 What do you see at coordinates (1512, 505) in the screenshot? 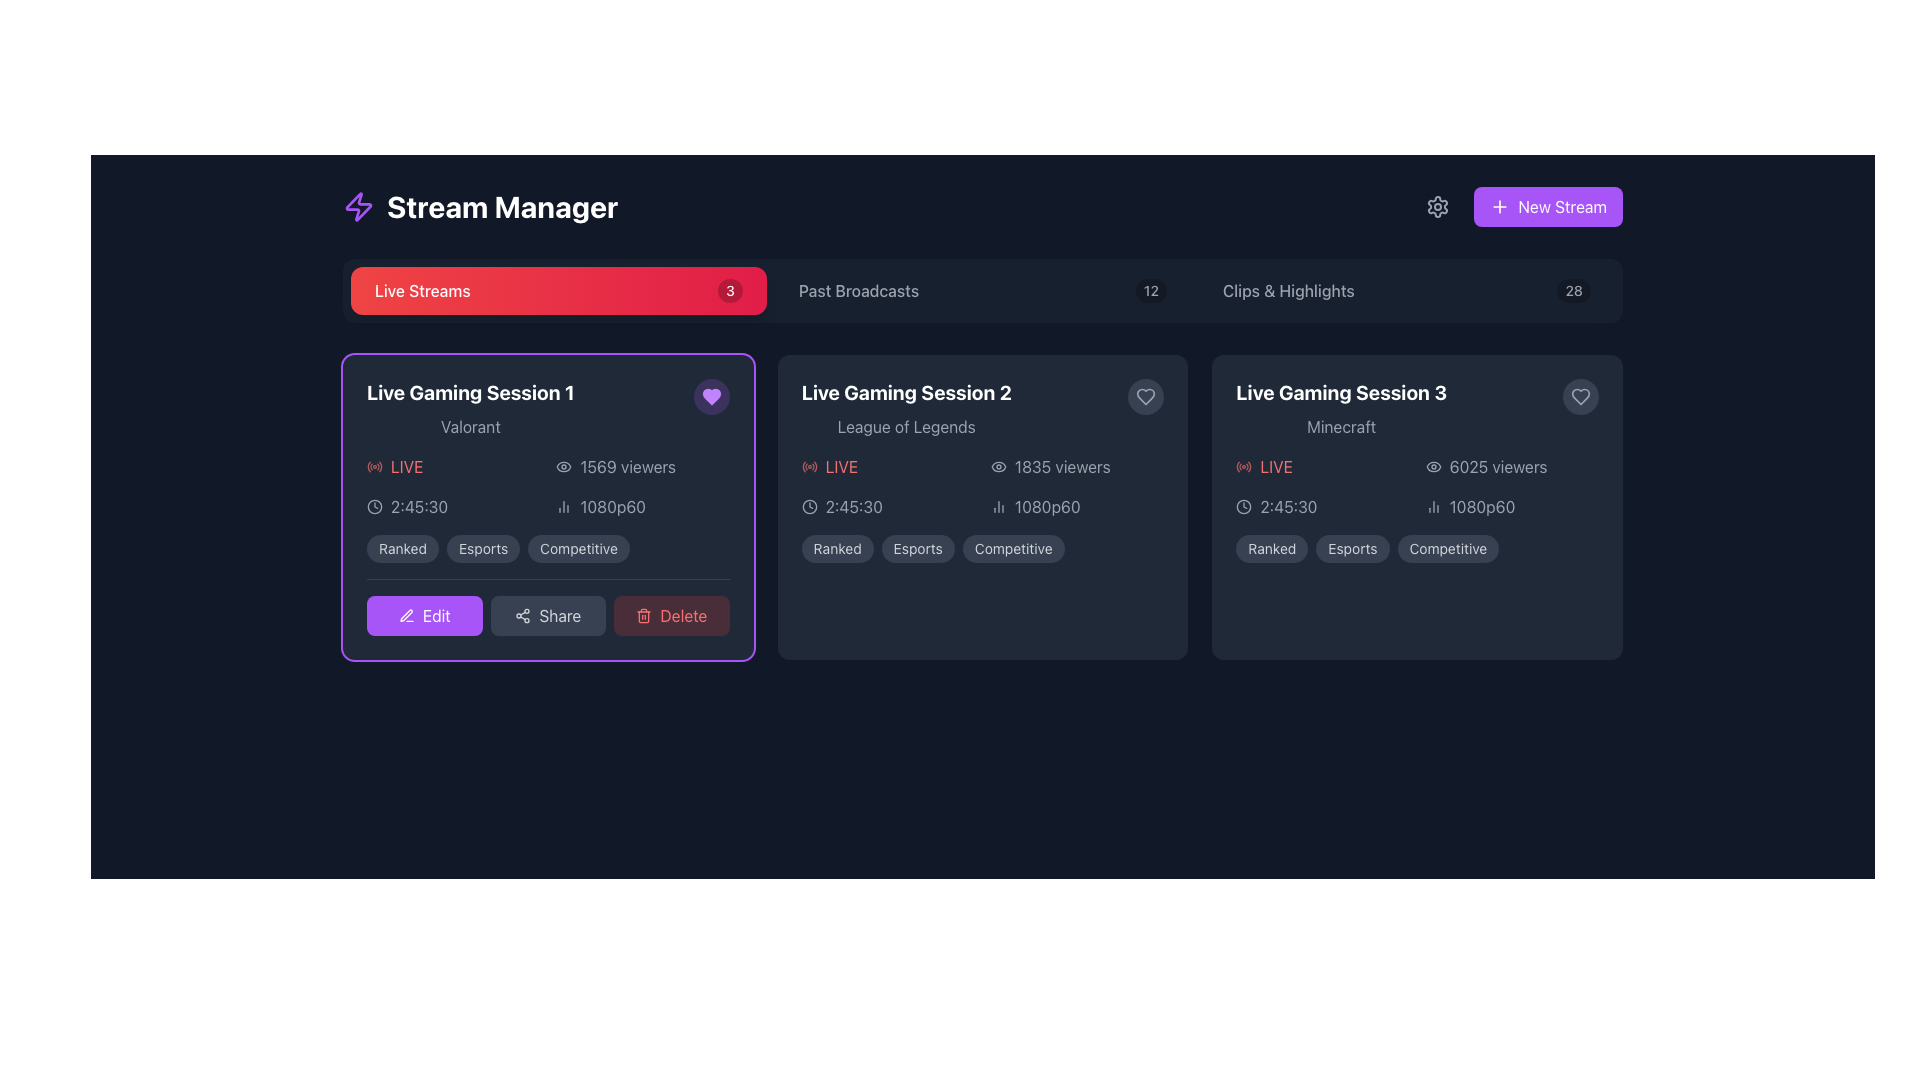
I see `the Text label displaying the resolution and frame rate of the streaming session located in the bottom-right part of the card labeled 'Live Gaming Session 3', positioned below '6025 viewers' and to the right of the clock icon and time '2:45:30'` at bounding box center [1512, 505].